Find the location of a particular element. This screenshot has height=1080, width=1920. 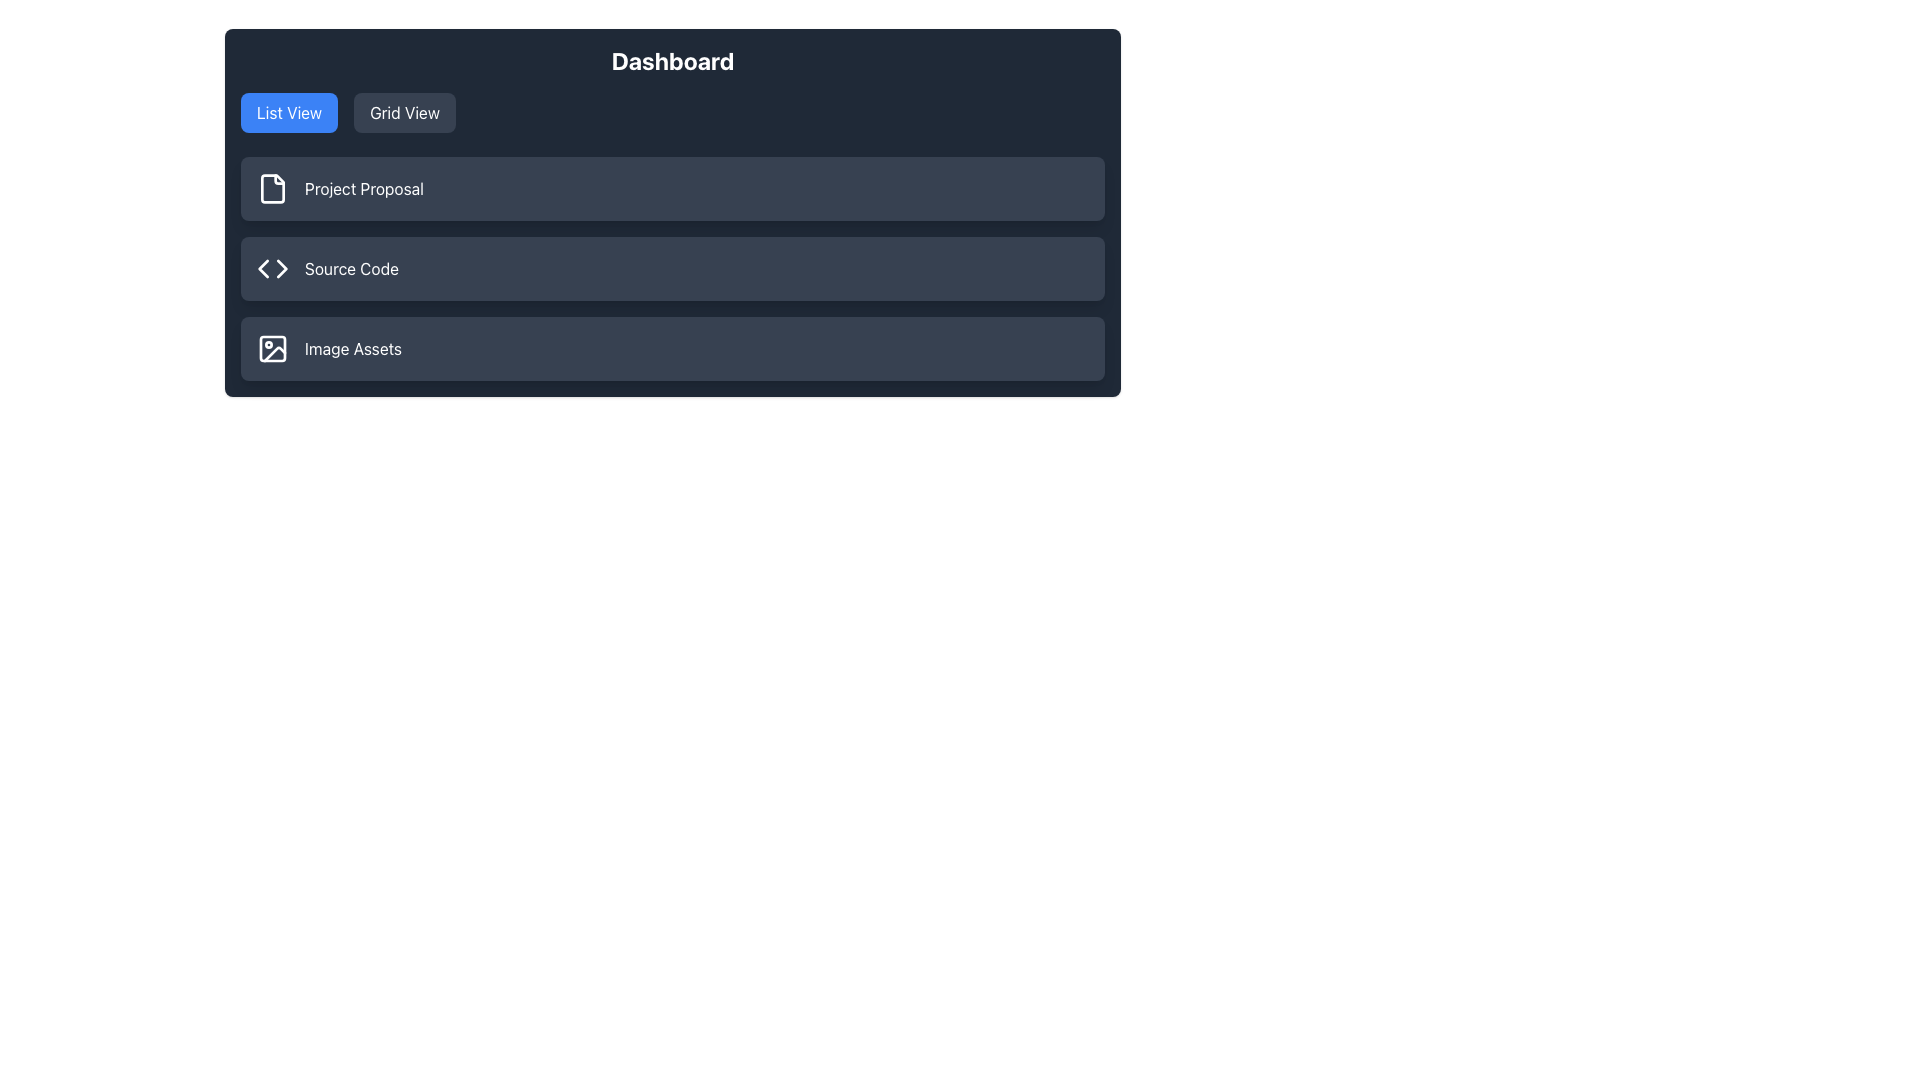

the second text label indicating a section related to source code, which is positioned to the right of the coding symbol icon is located at coordinates (351, 268).